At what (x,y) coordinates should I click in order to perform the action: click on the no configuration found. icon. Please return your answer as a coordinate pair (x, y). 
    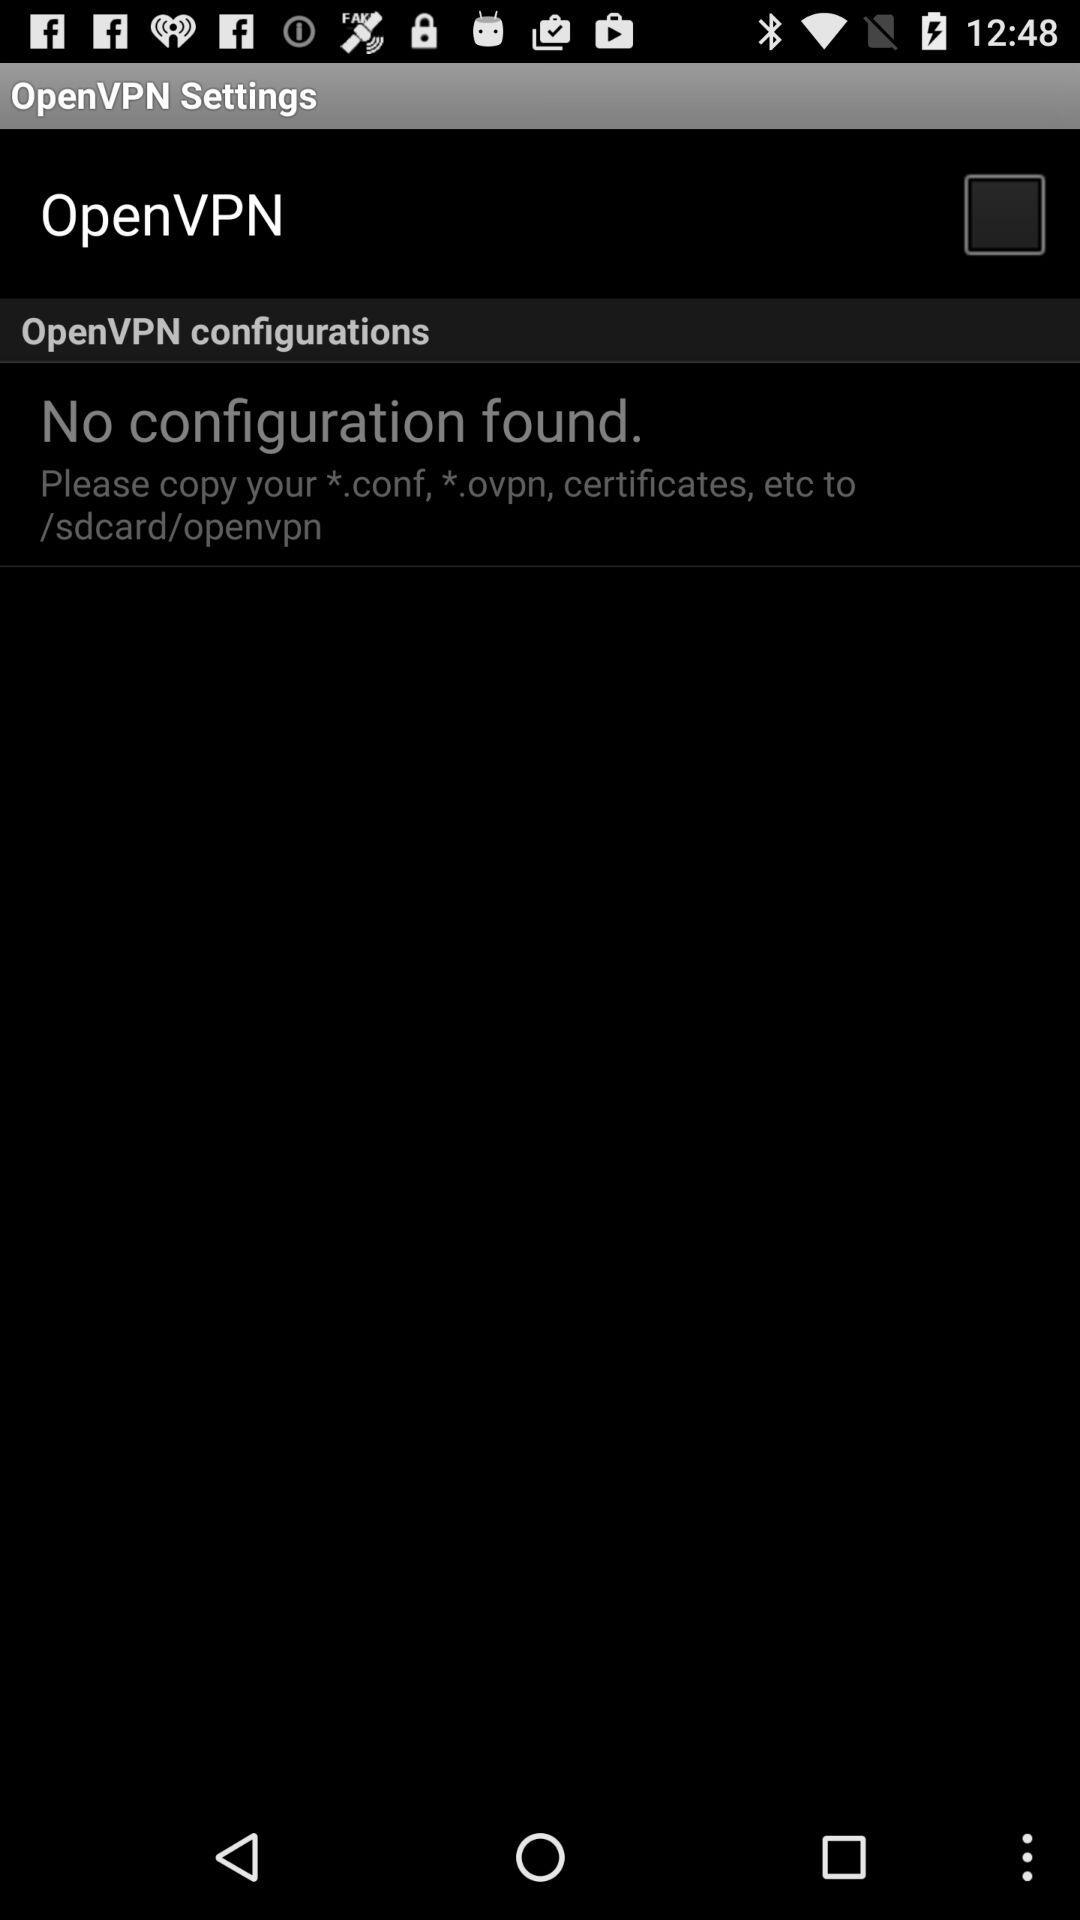
    Looking at the image, I should click on (341, 417).